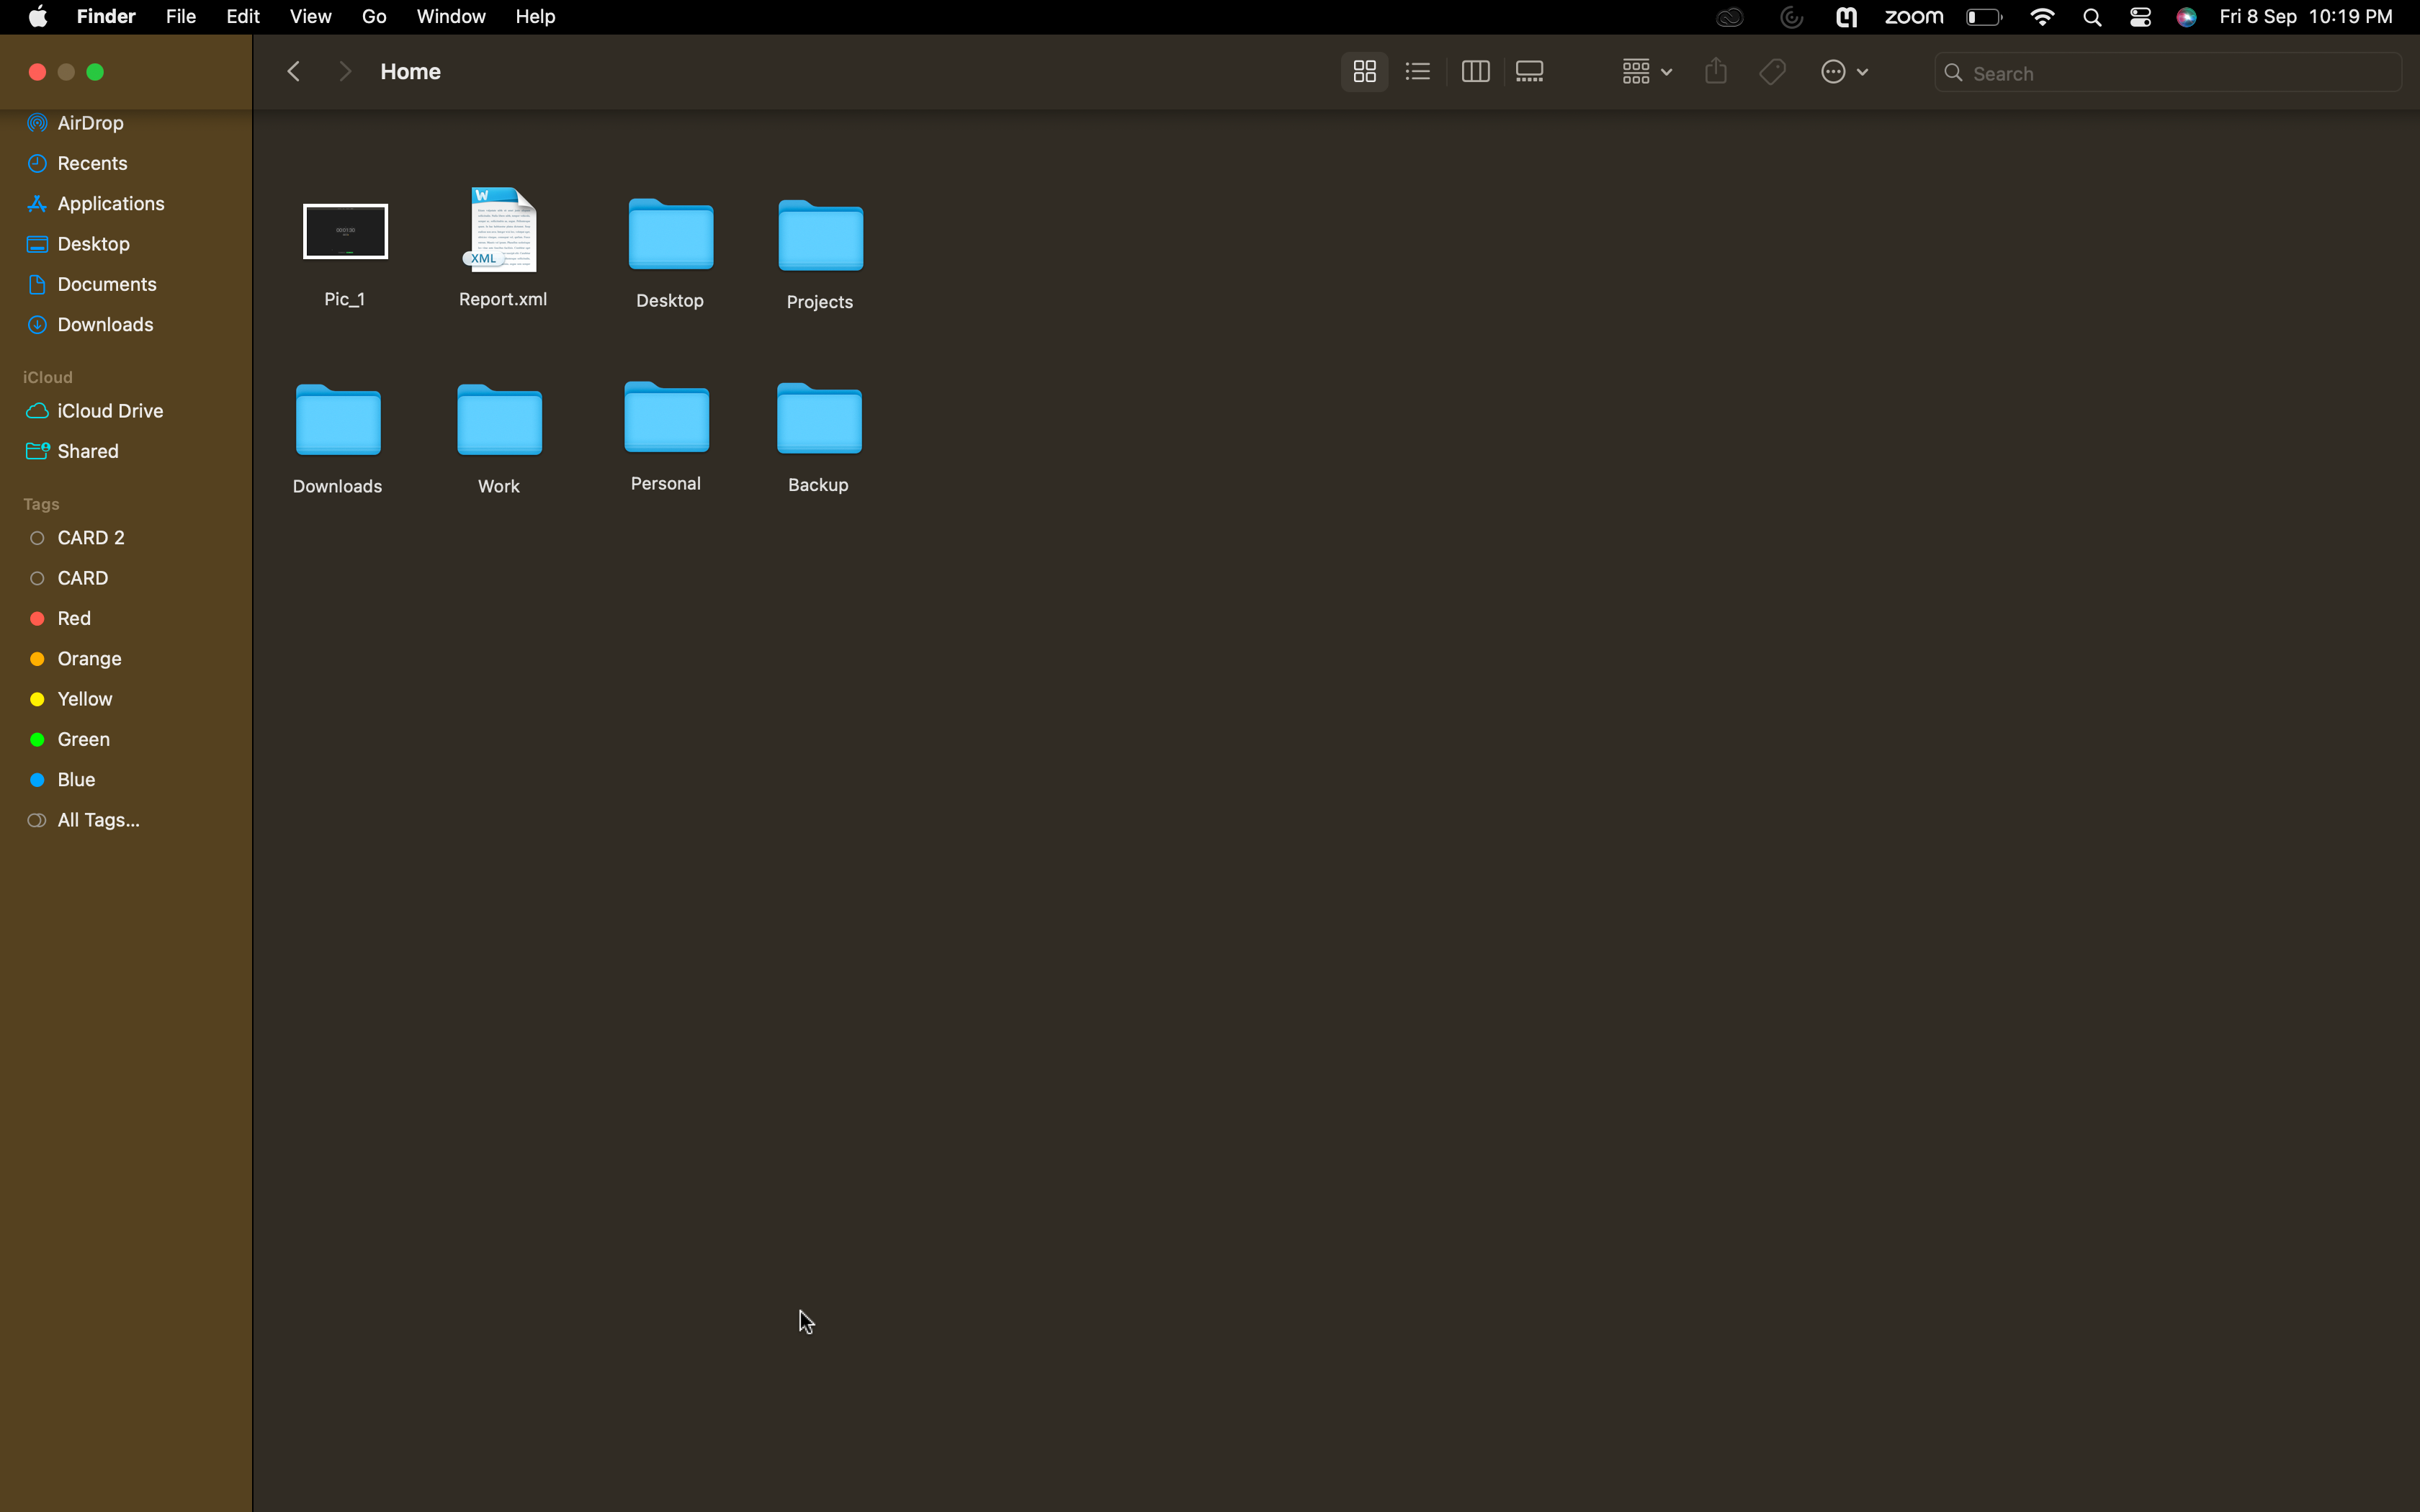  What do you see at coordinates (349, 245) in the screenshot?
I see `Get rid of the top file` at bounding box center [349, 245].